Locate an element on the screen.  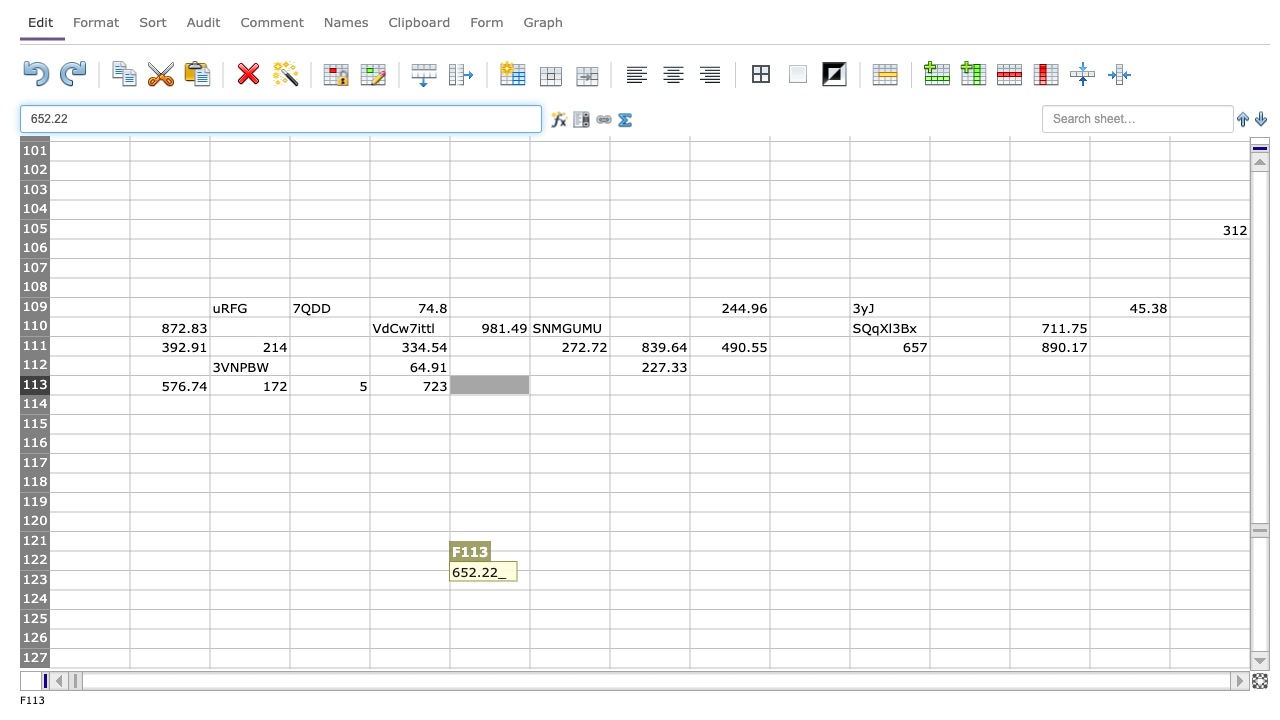
G123 is located at coordinates (568, 580).